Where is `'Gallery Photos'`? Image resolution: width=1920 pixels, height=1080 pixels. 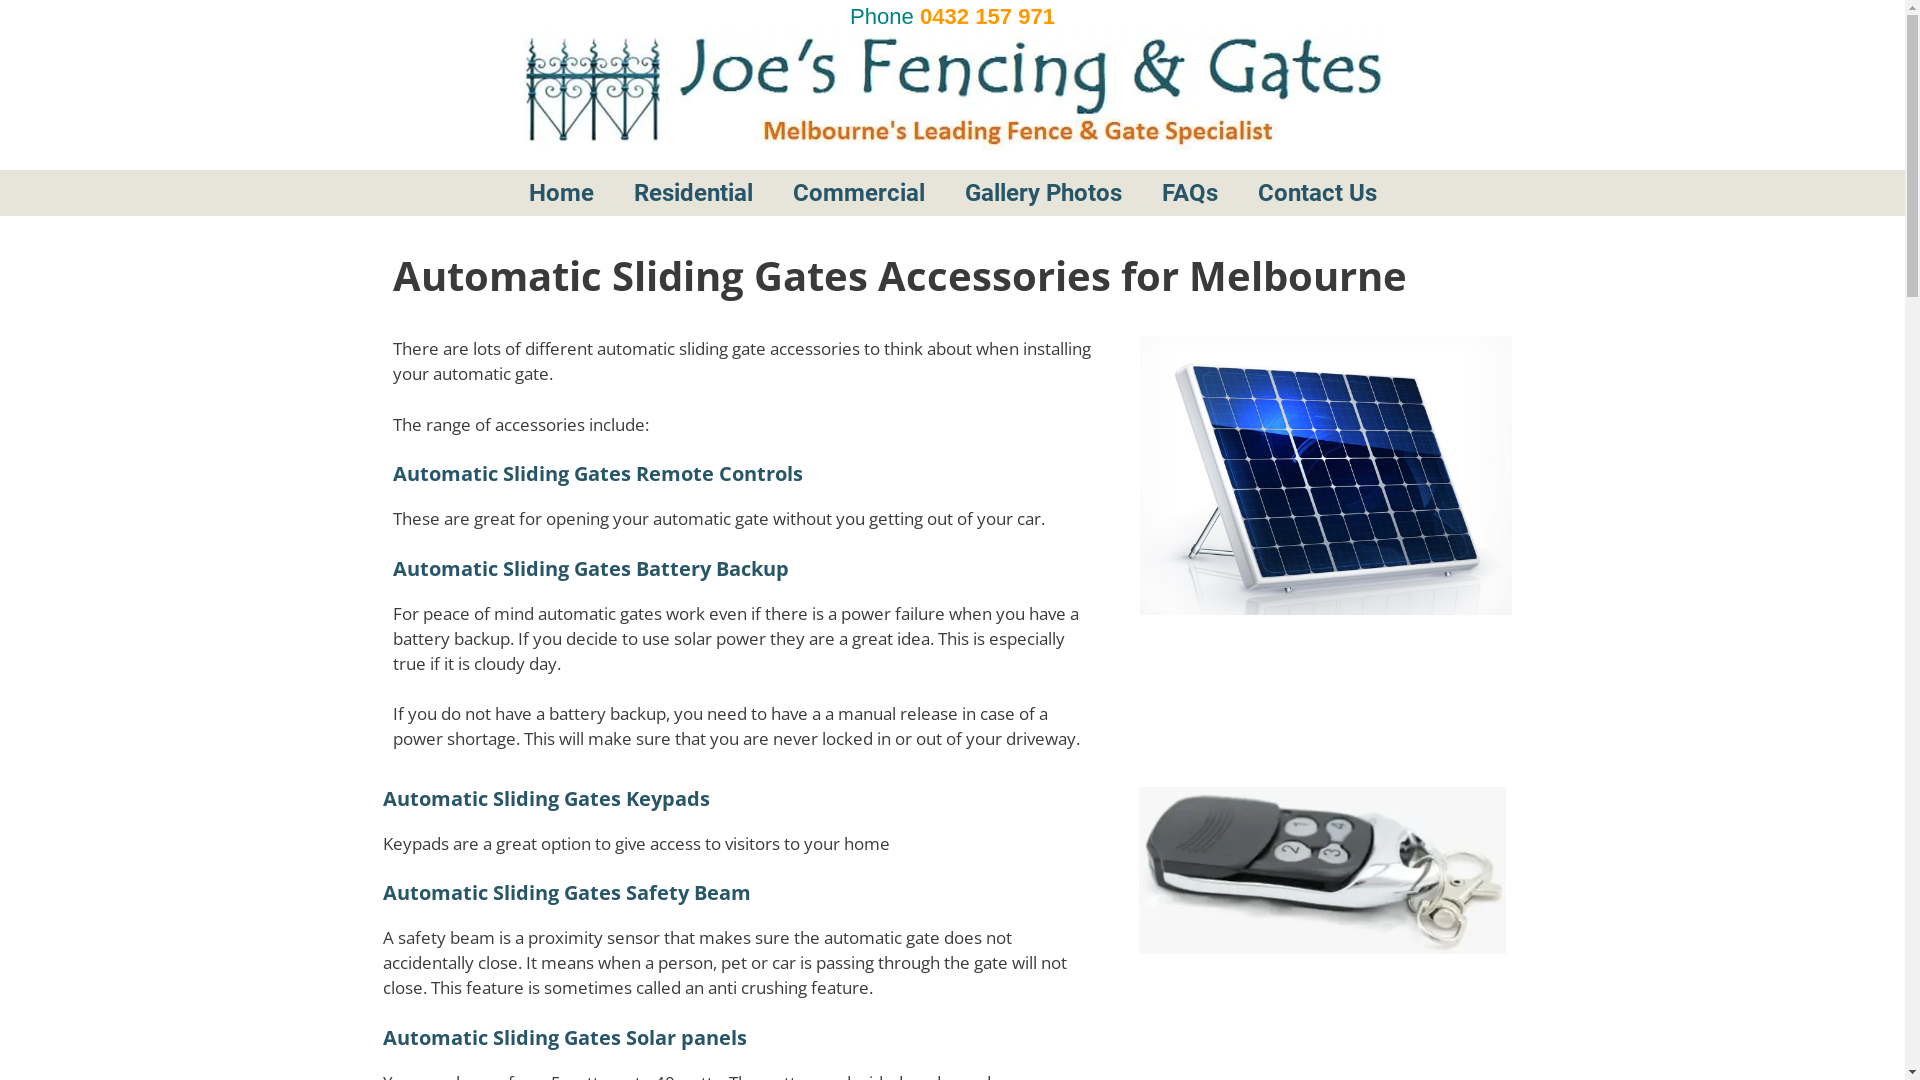
'Gallery Photos' is located at coordinates (1083, 192).